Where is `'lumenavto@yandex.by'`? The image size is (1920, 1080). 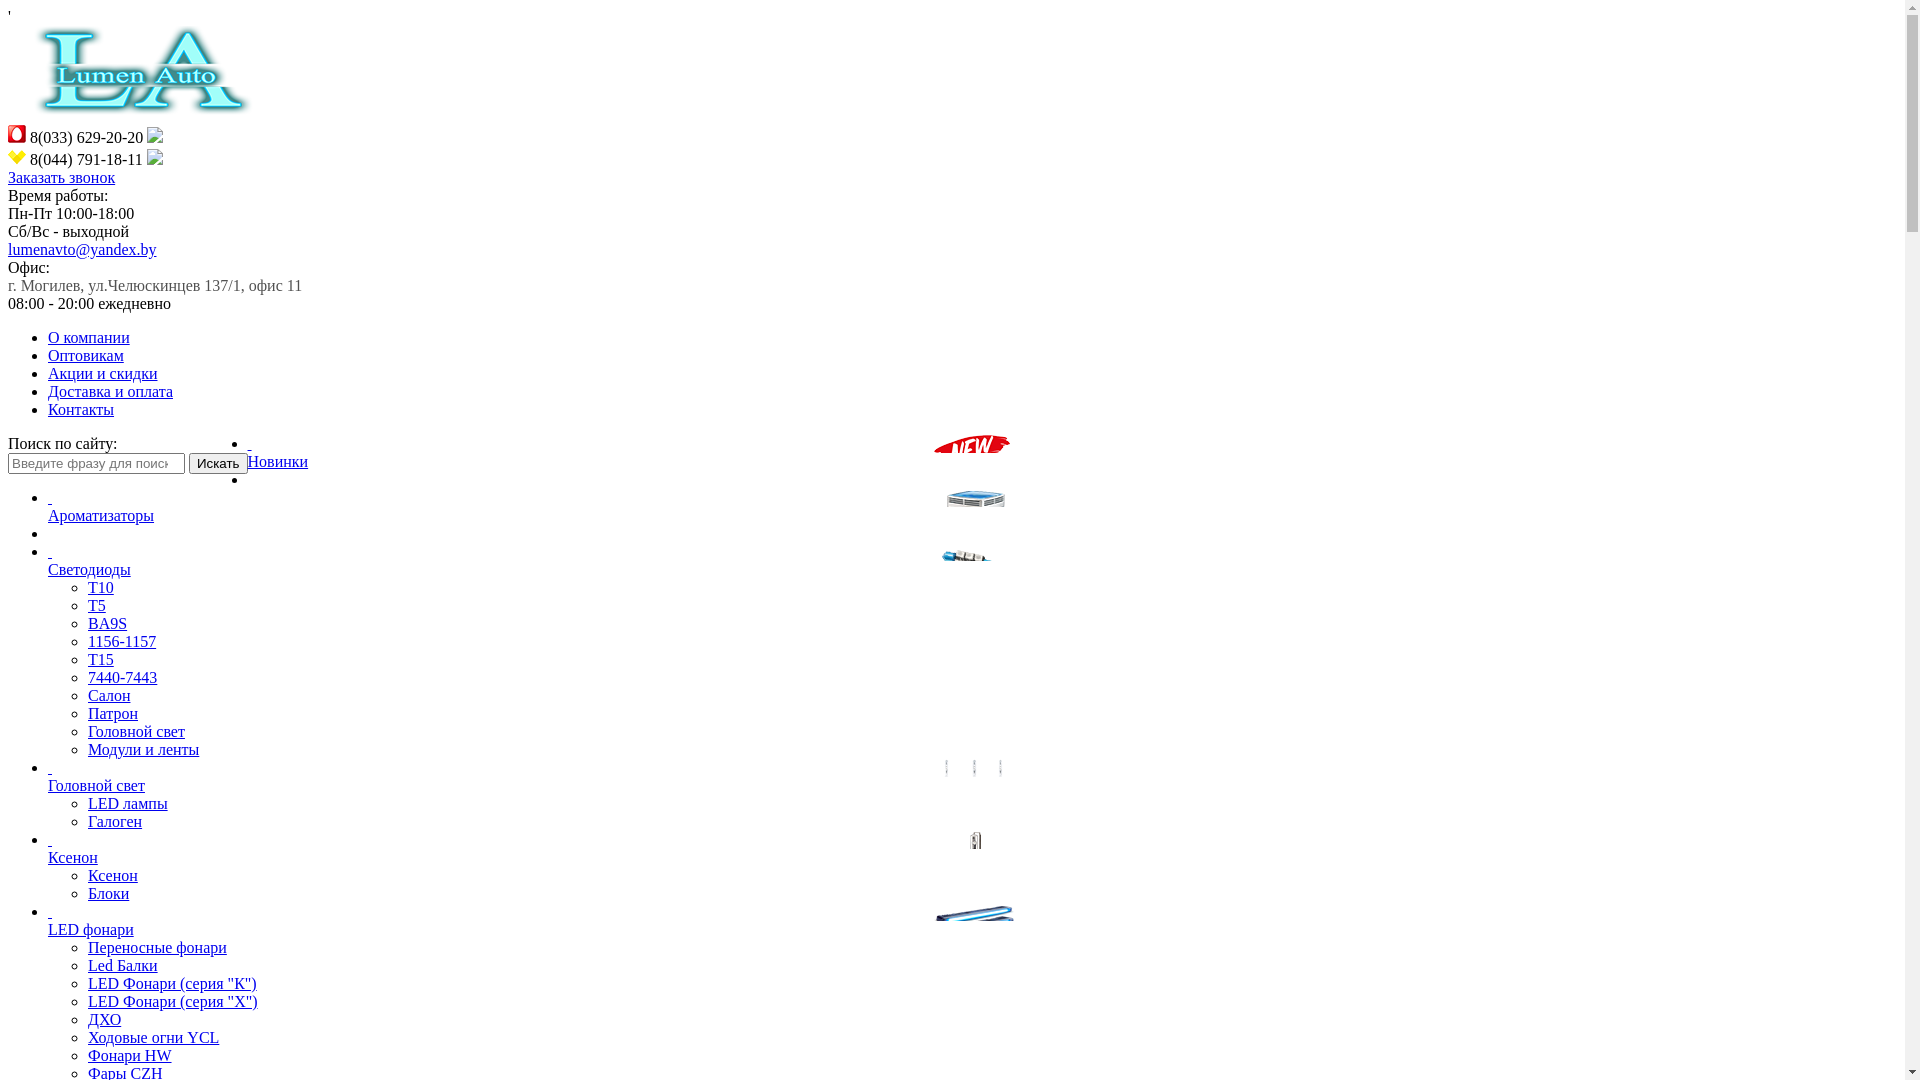 'lumenavto@yandex.by' is located at coordinates (80, 248).